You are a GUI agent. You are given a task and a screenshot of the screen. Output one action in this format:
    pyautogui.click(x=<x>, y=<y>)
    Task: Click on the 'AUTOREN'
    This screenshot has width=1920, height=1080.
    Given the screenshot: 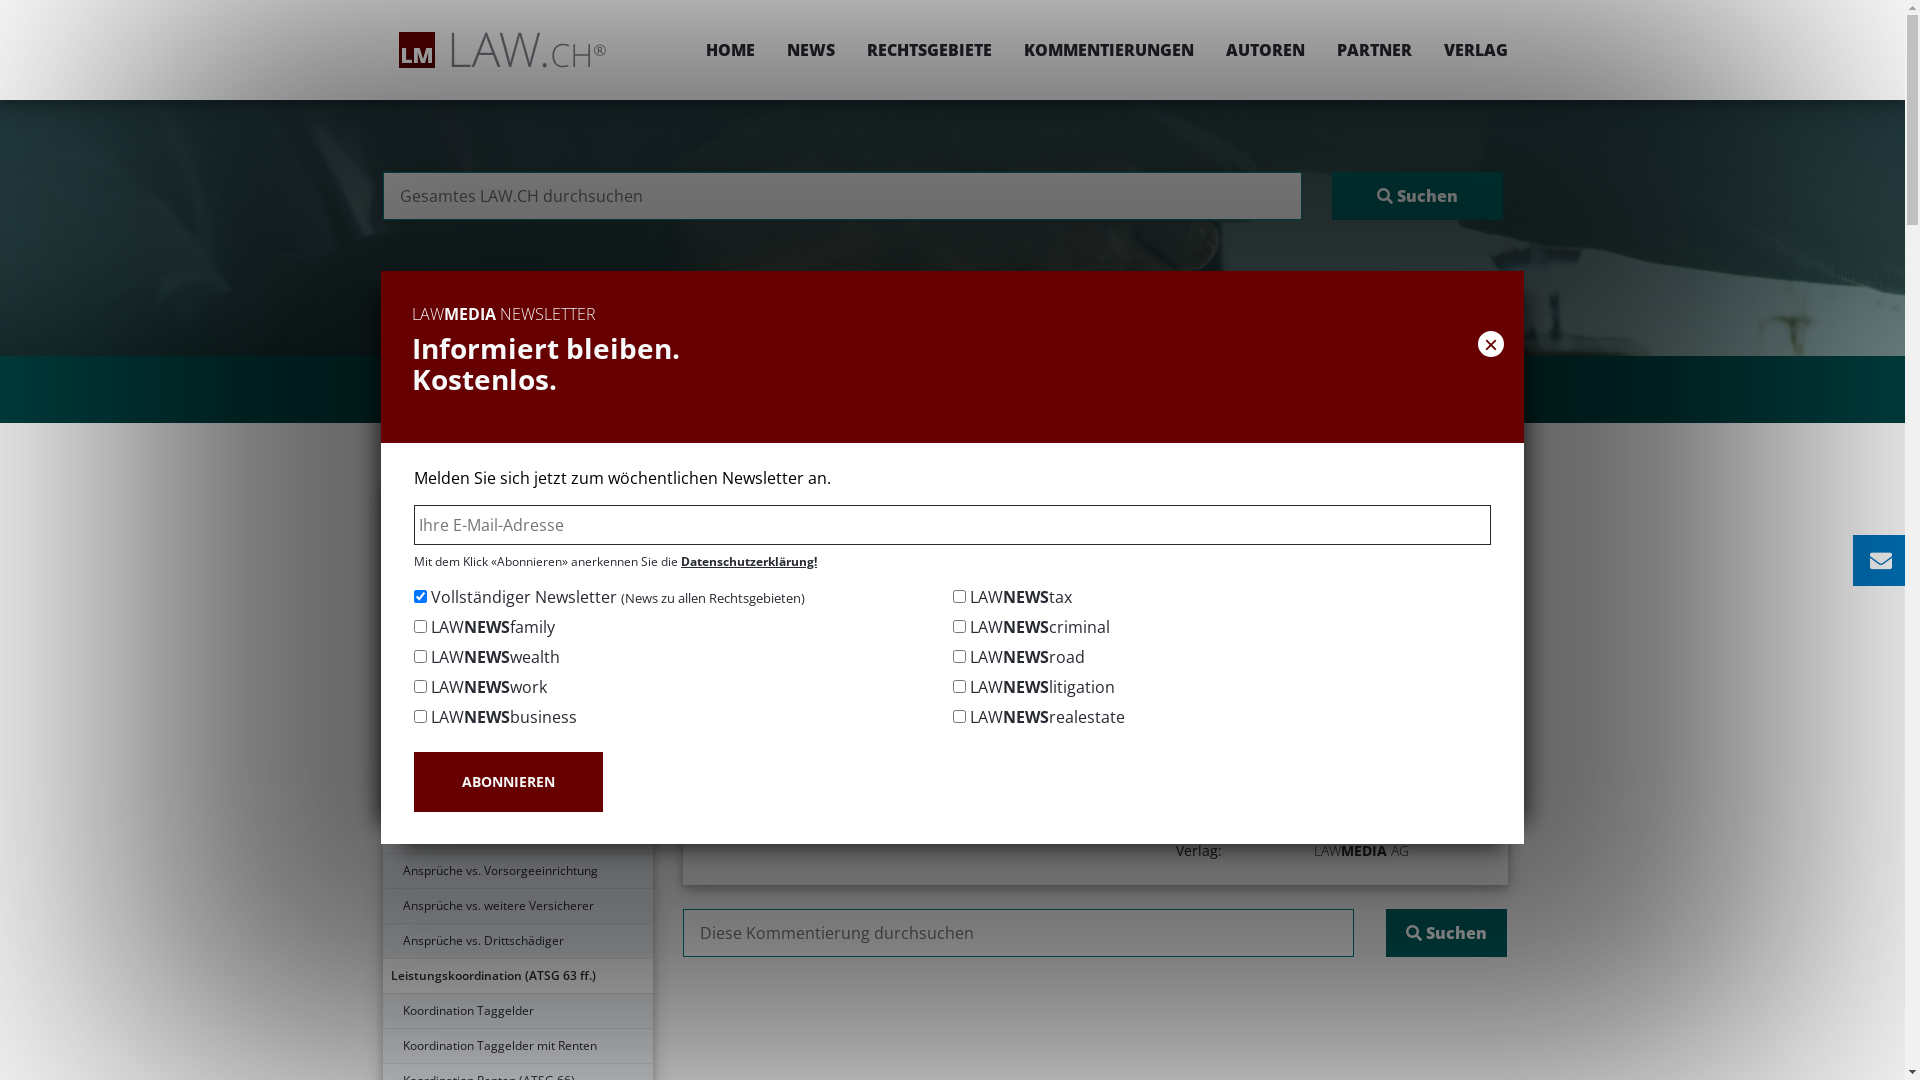 What is the action you would take?
    pyautogui.click(x=1264, y=49)
    